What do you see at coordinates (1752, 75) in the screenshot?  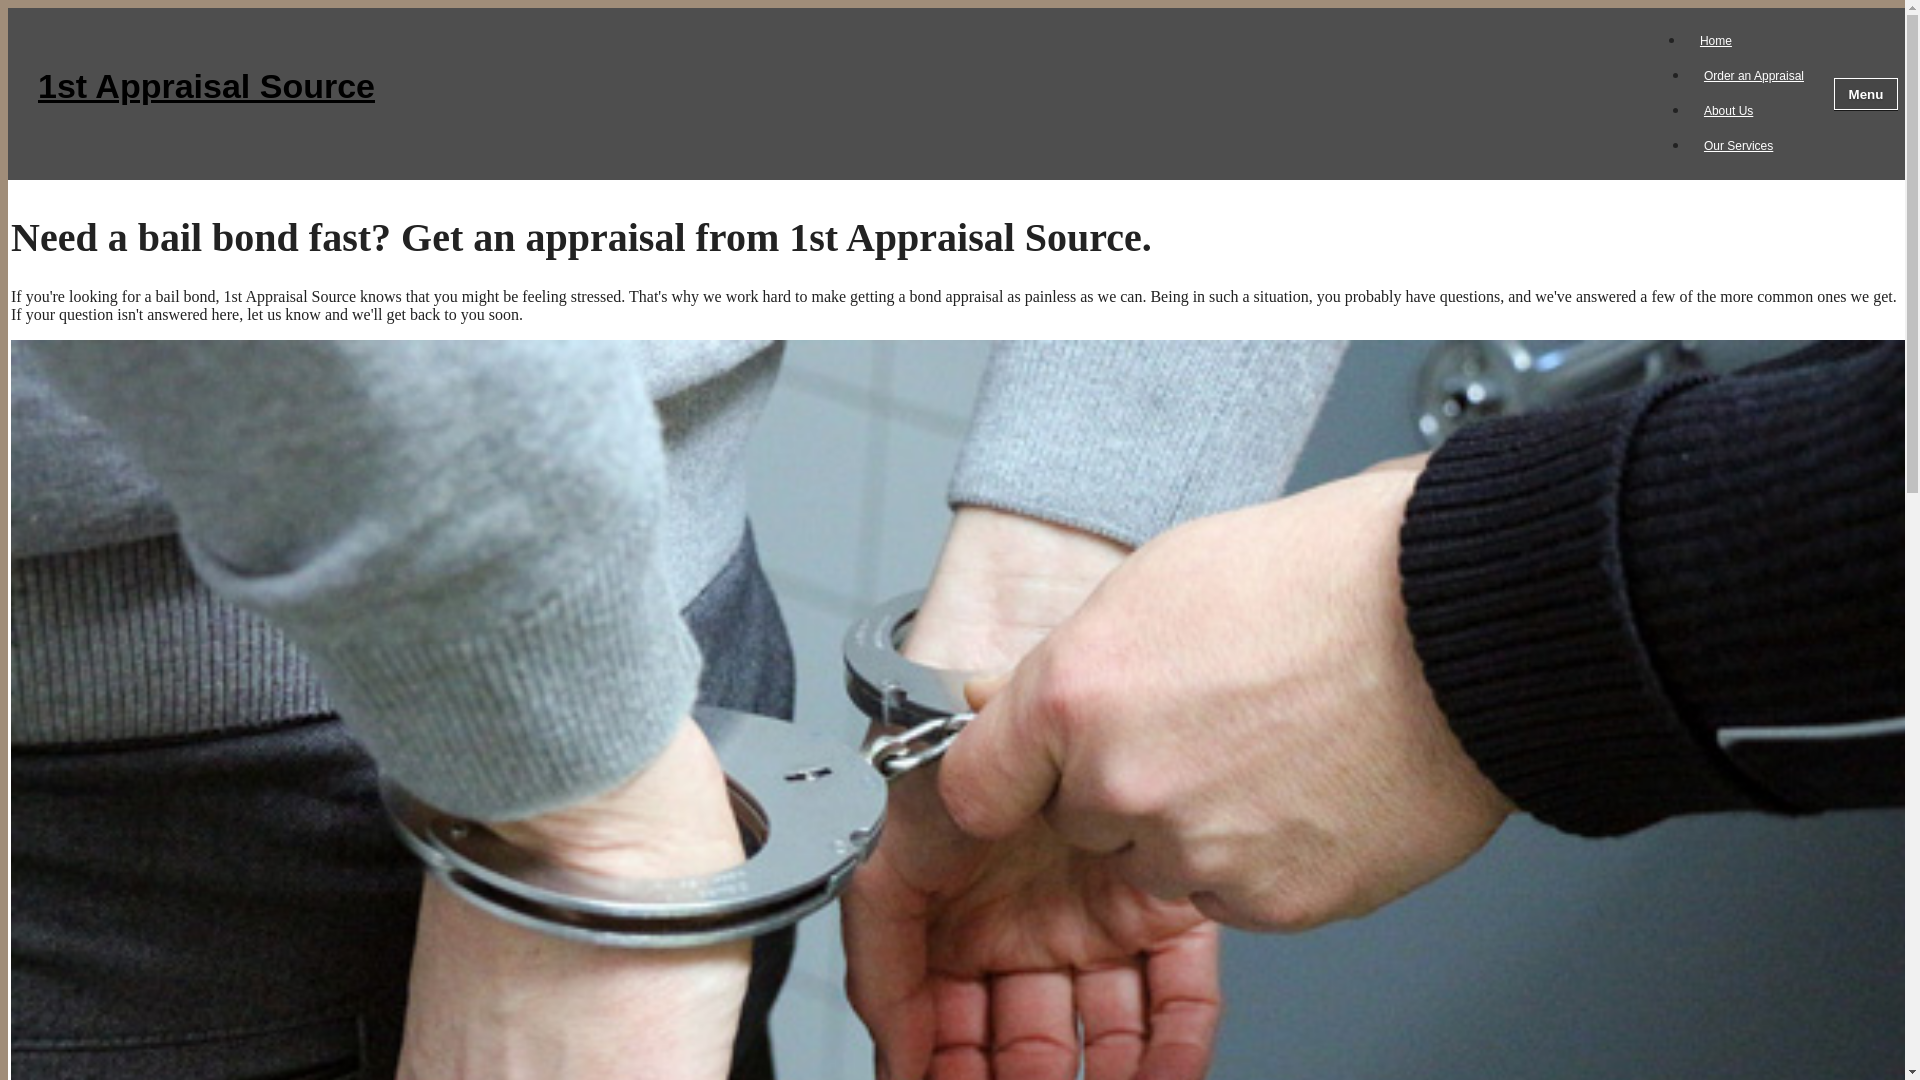 I see `'Order an Appraisal'` at bounding box center [1752, 75].